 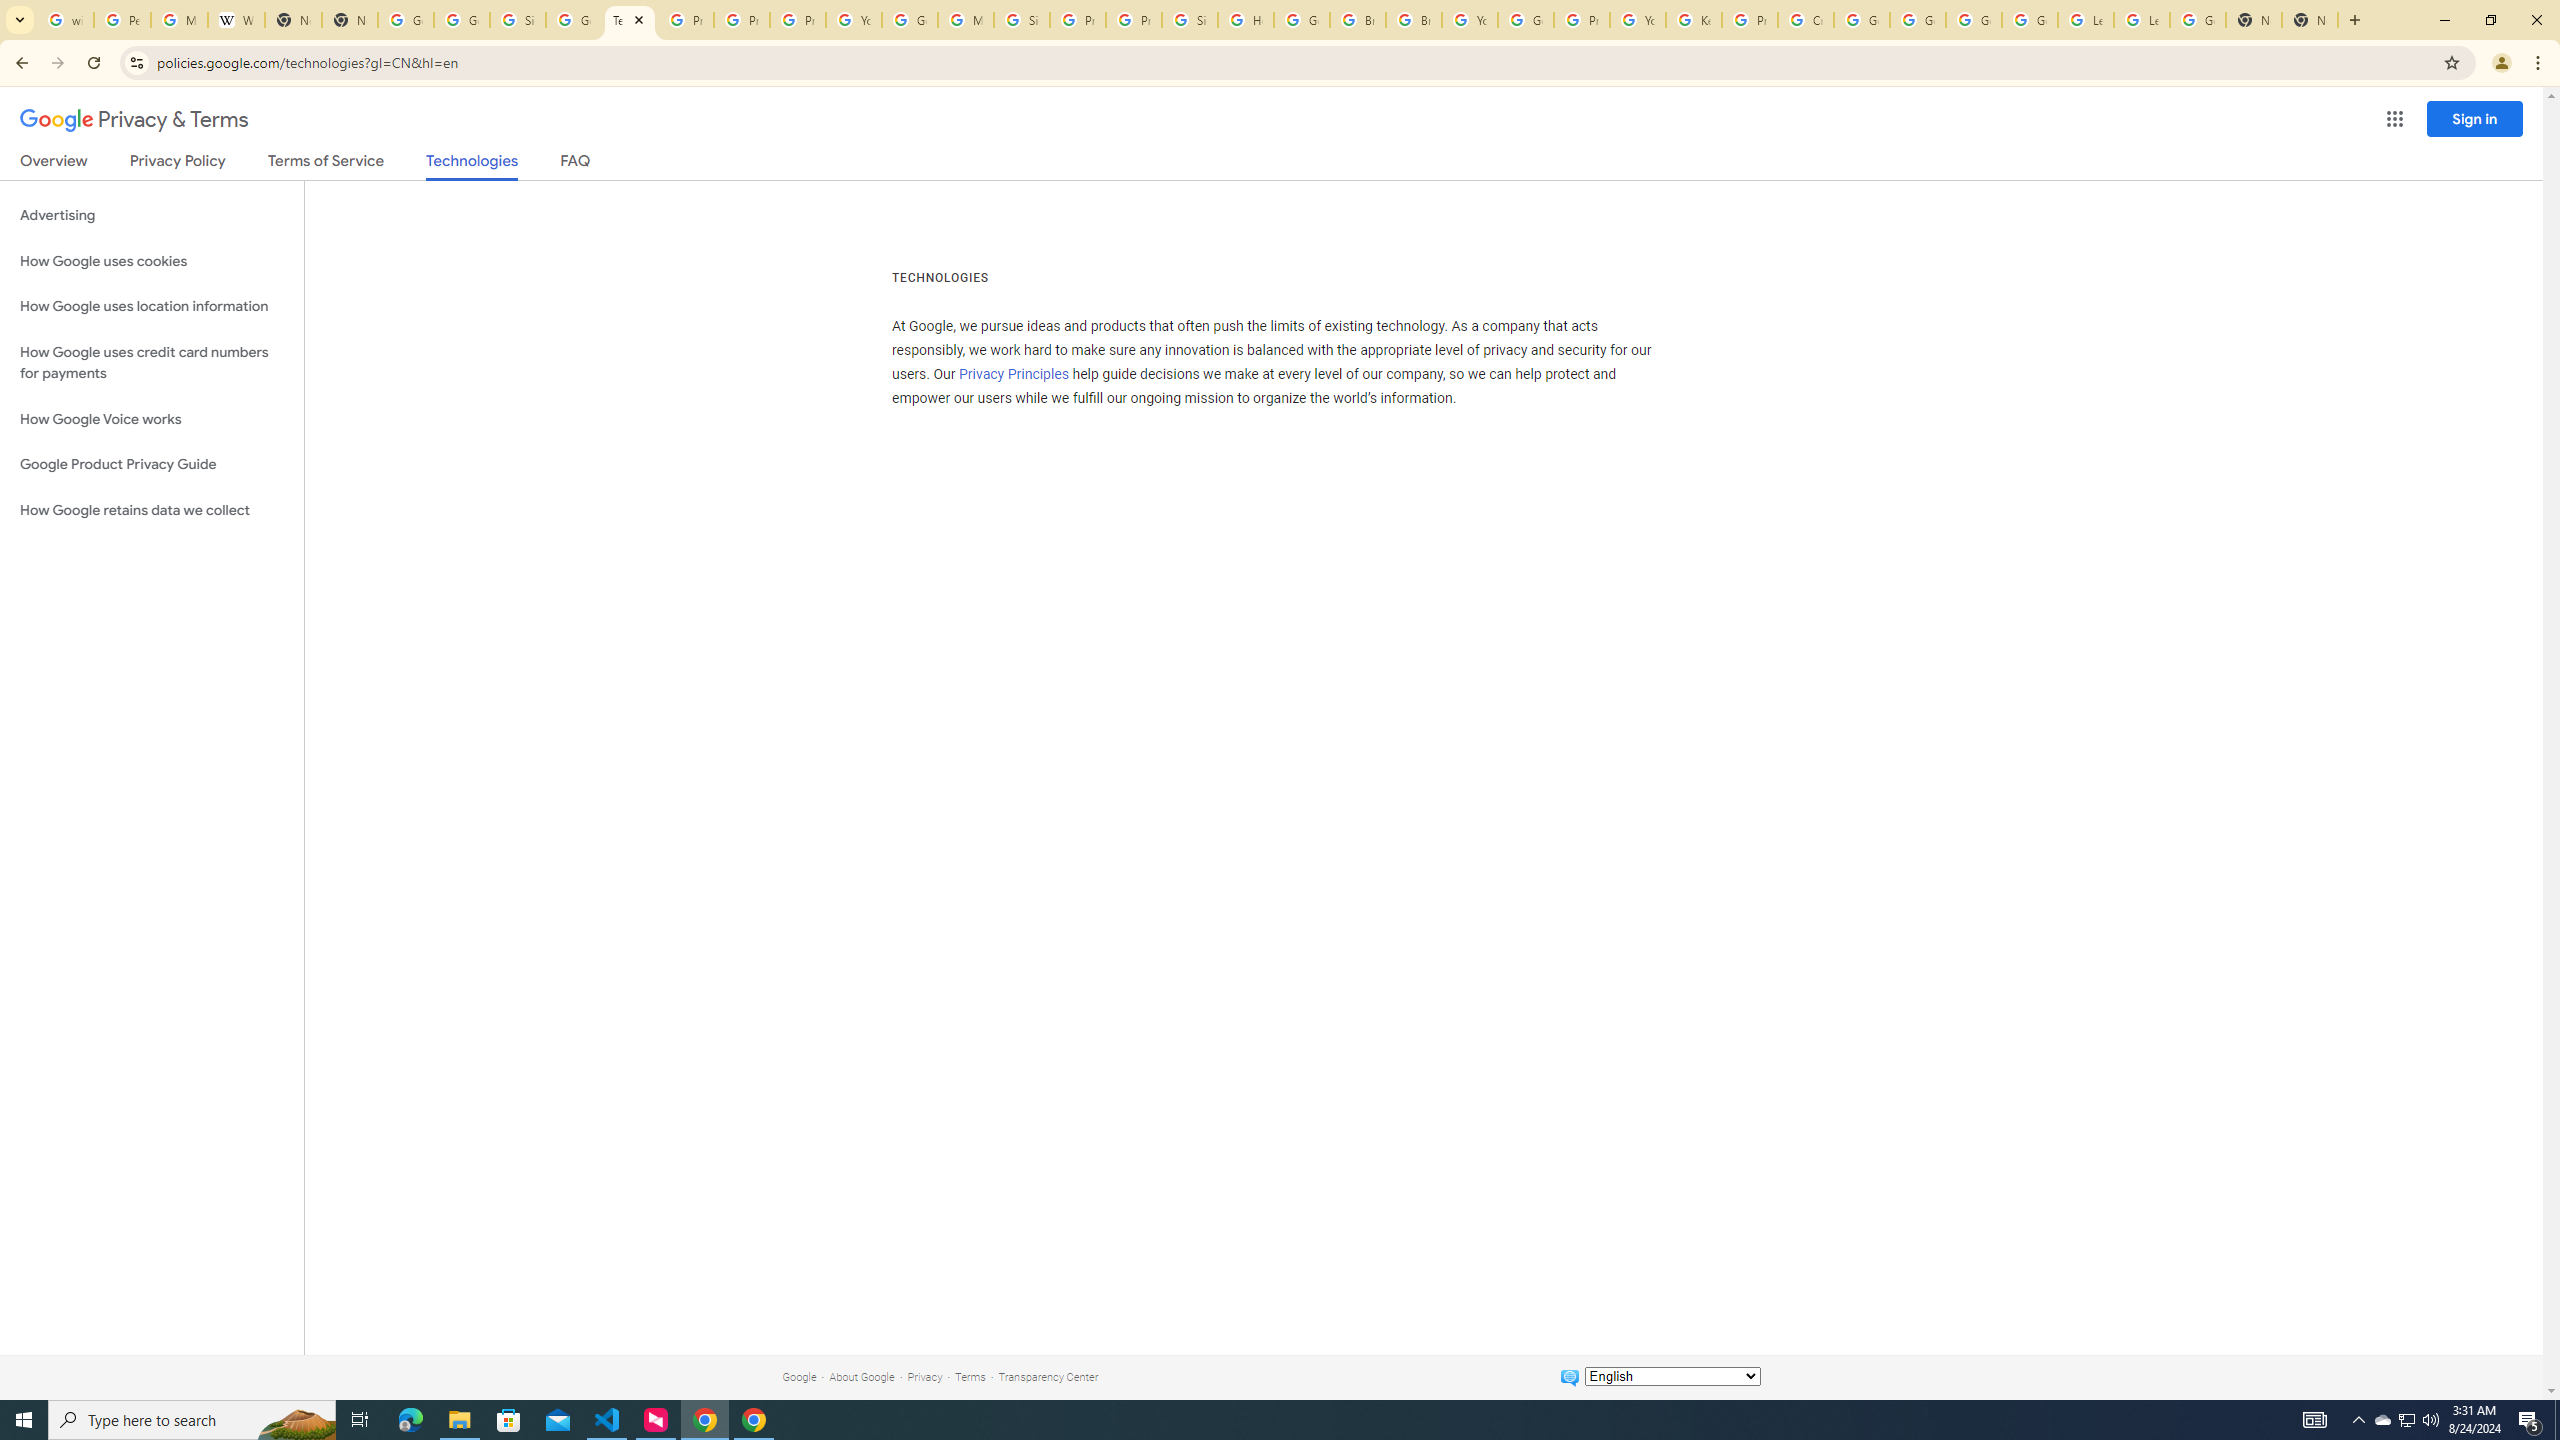 What do you see at coordinates (1862, 19) in the screenshot?
I see `'Google Account Help'` at bounding box center [1862, 19].